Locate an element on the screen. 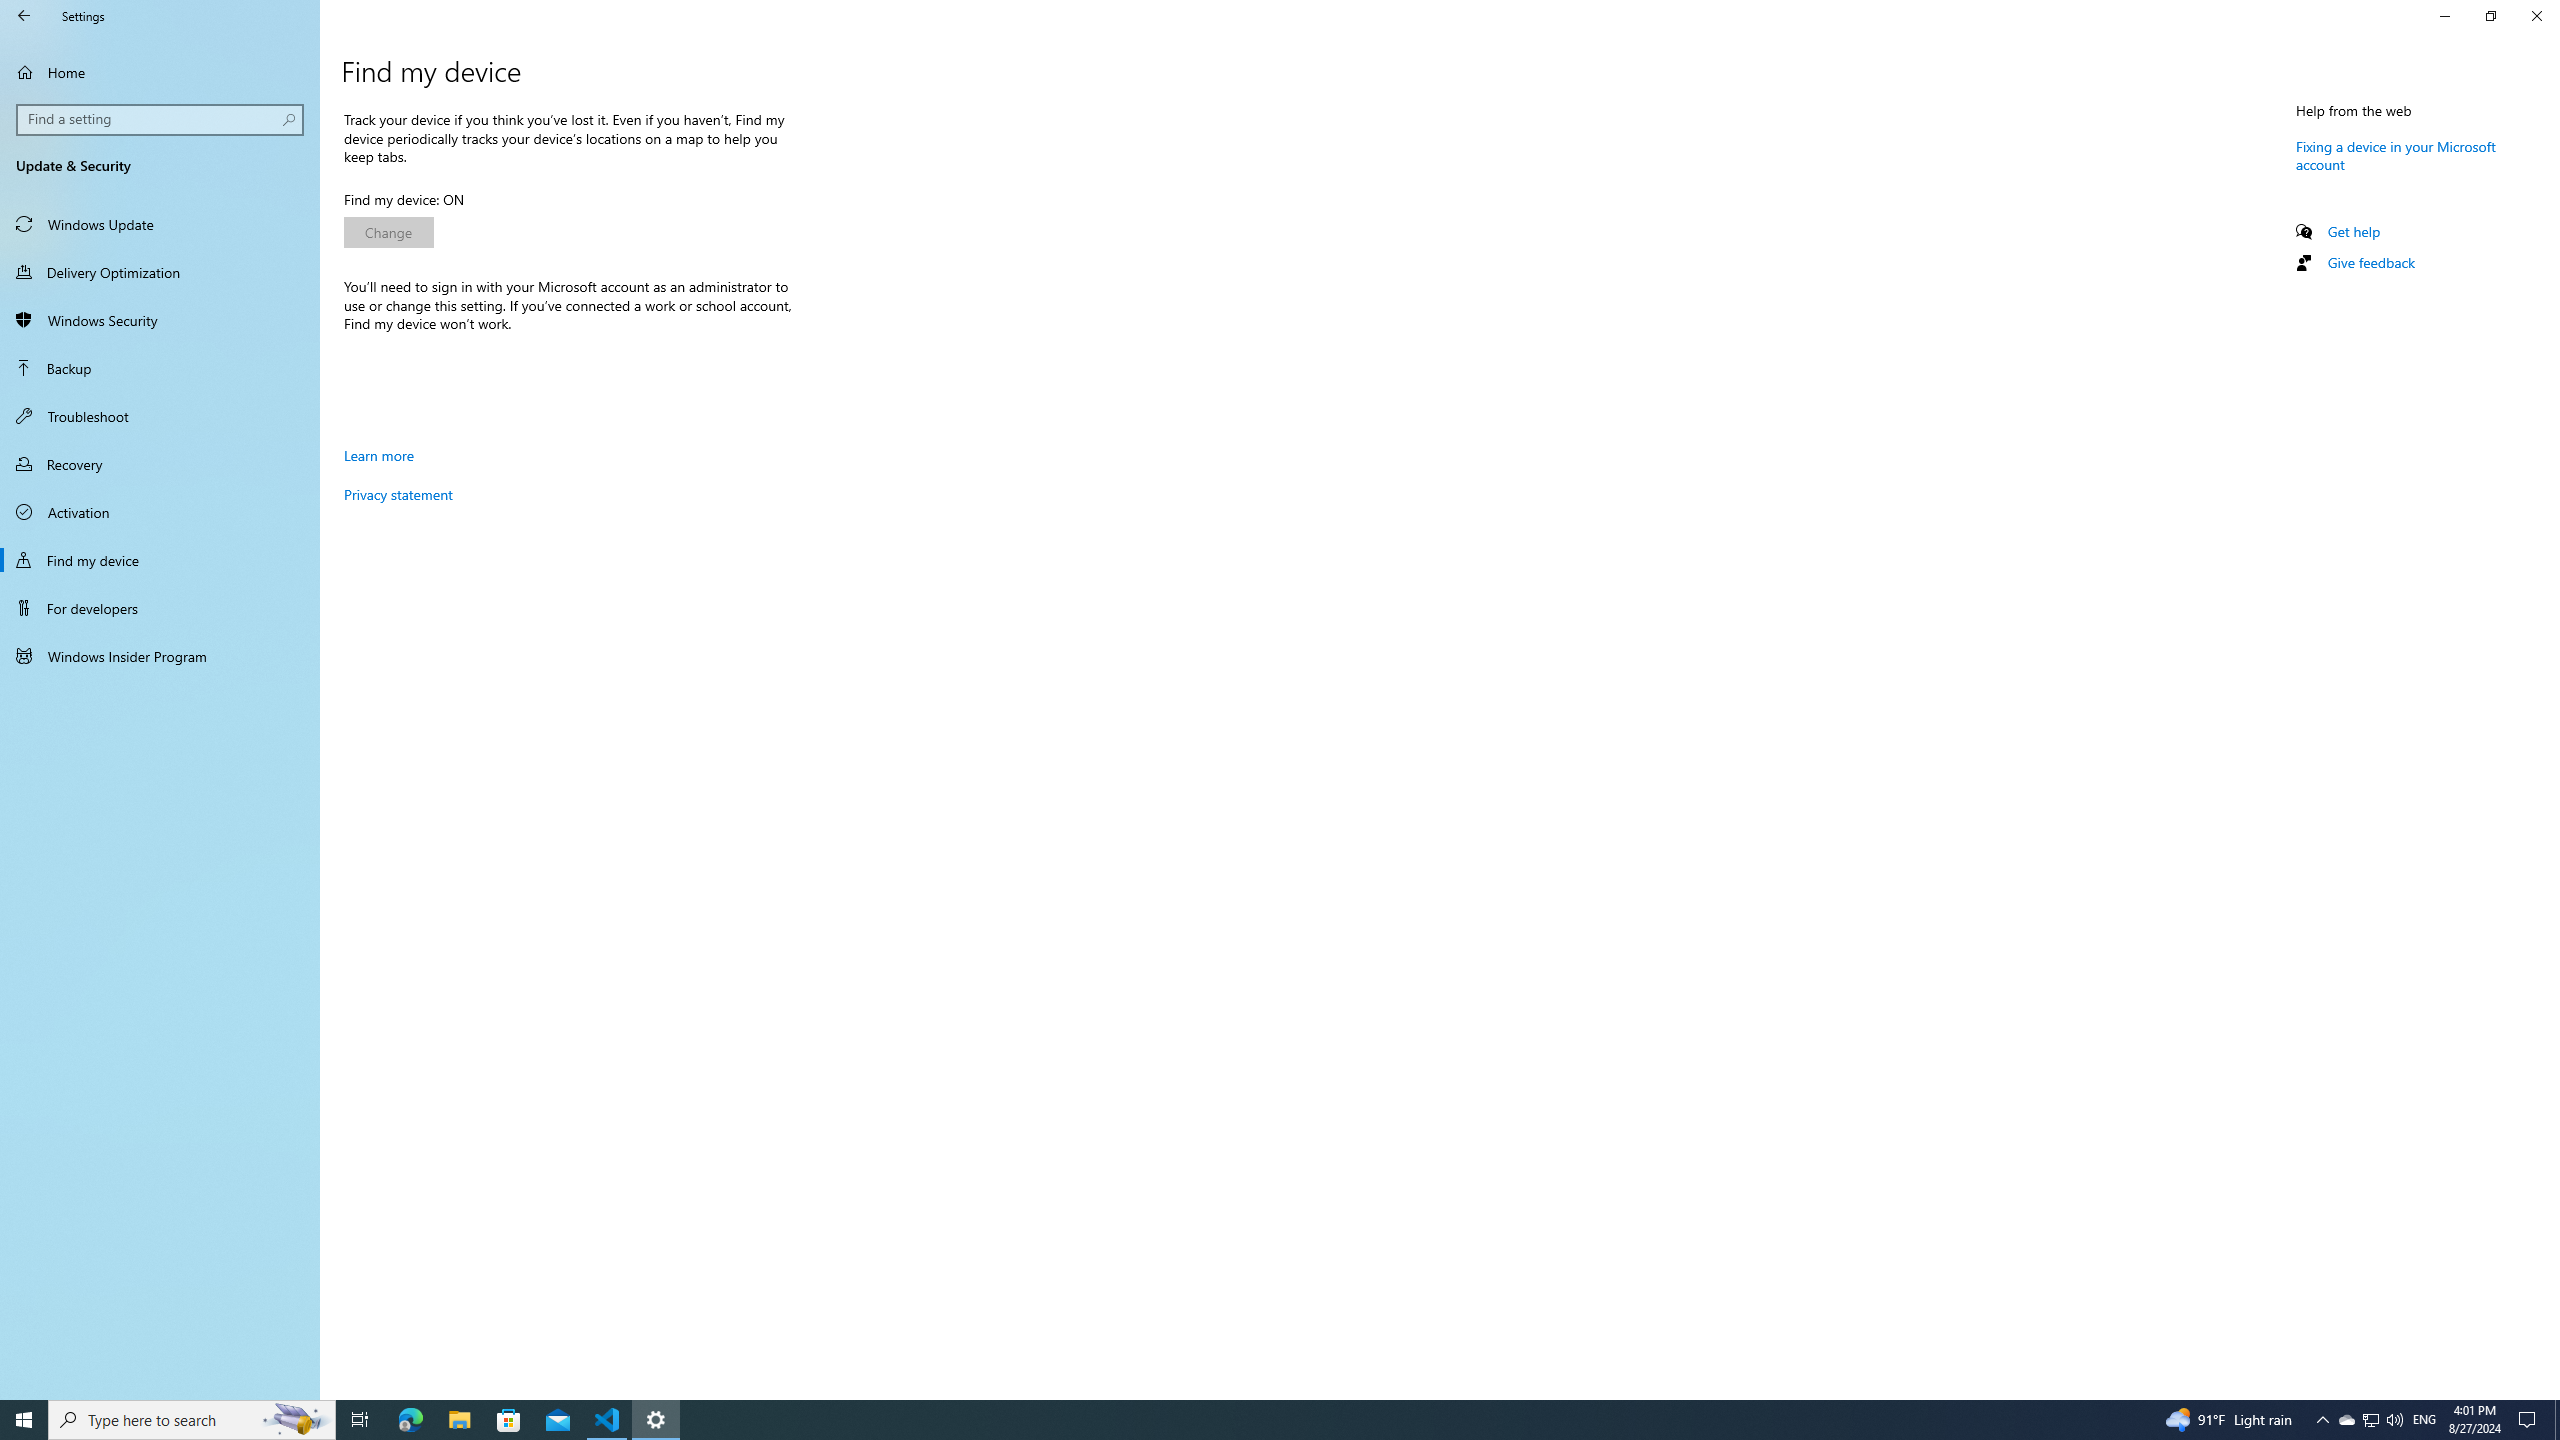  'Windows Insider Program' is located at coordinates (159, 654).